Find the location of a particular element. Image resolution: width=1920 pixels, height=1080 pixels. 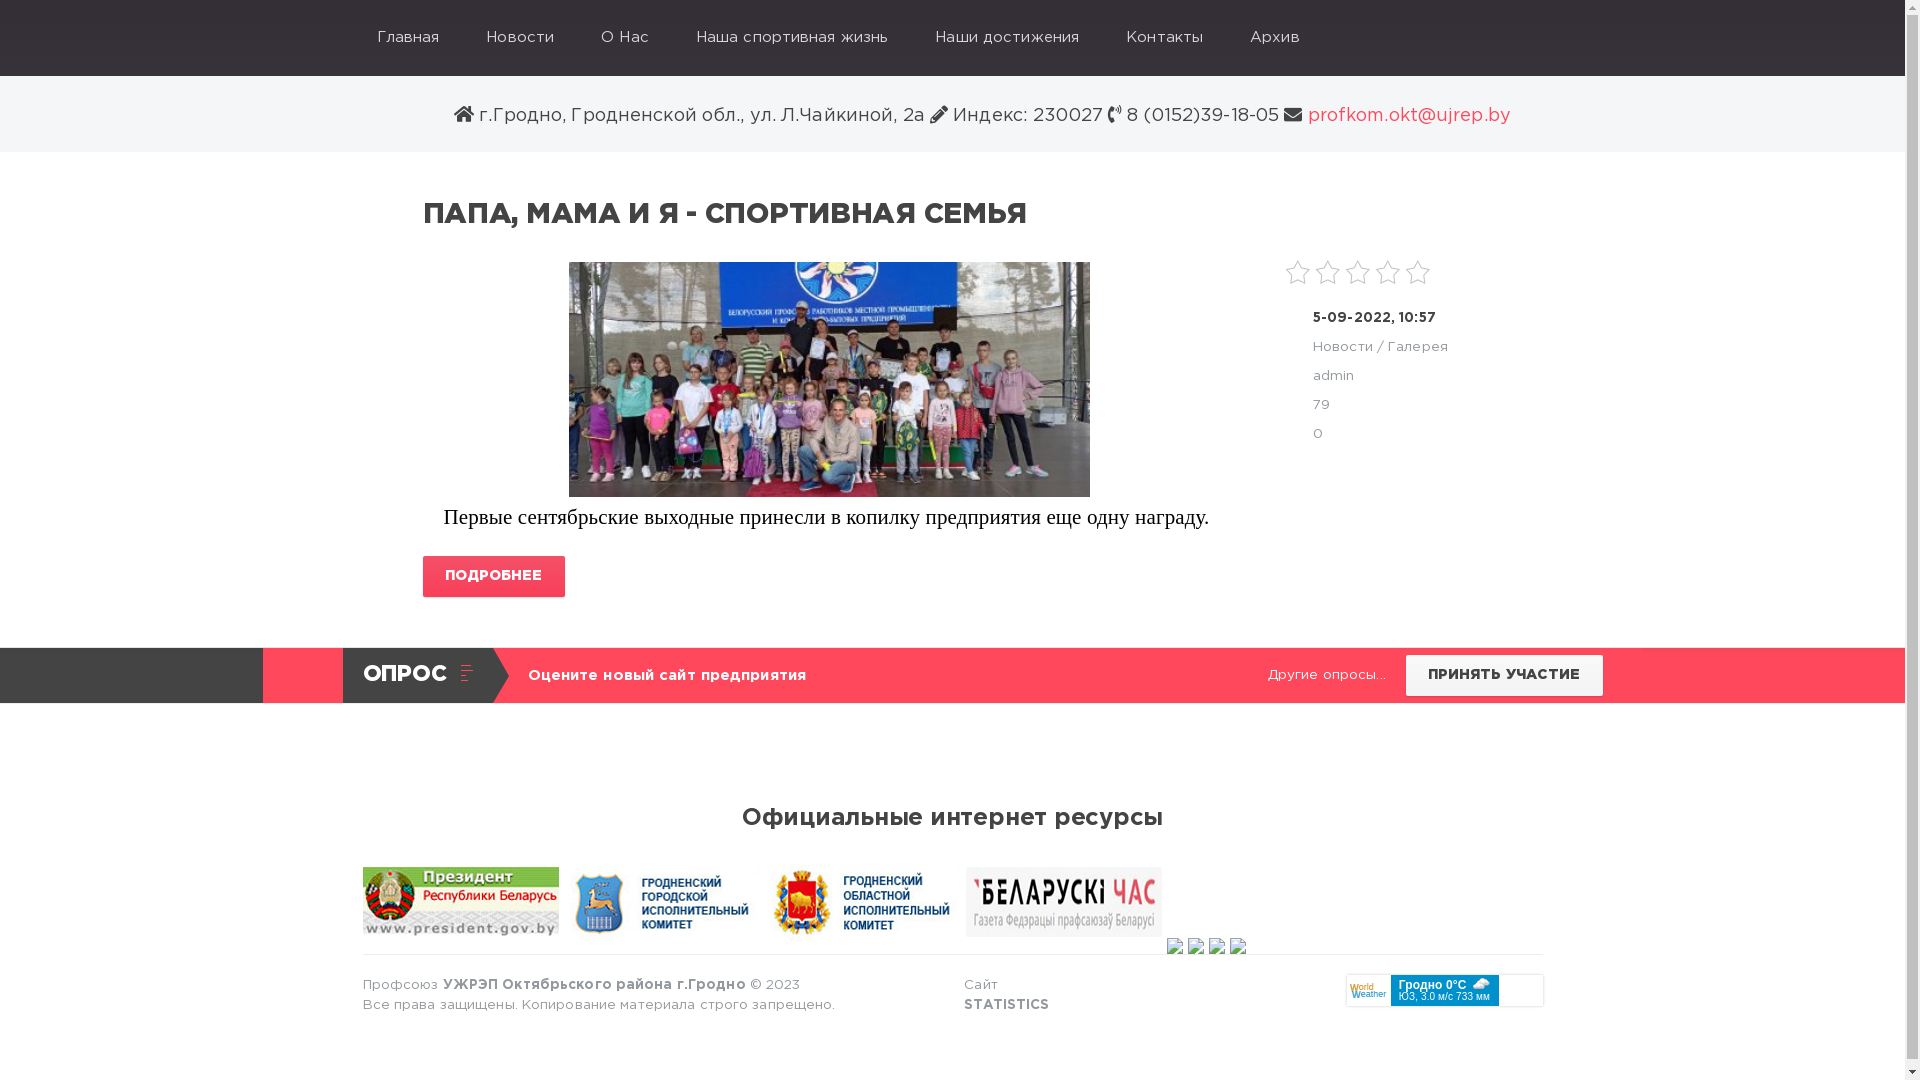

'0' is located at coordinates (1313, 433).